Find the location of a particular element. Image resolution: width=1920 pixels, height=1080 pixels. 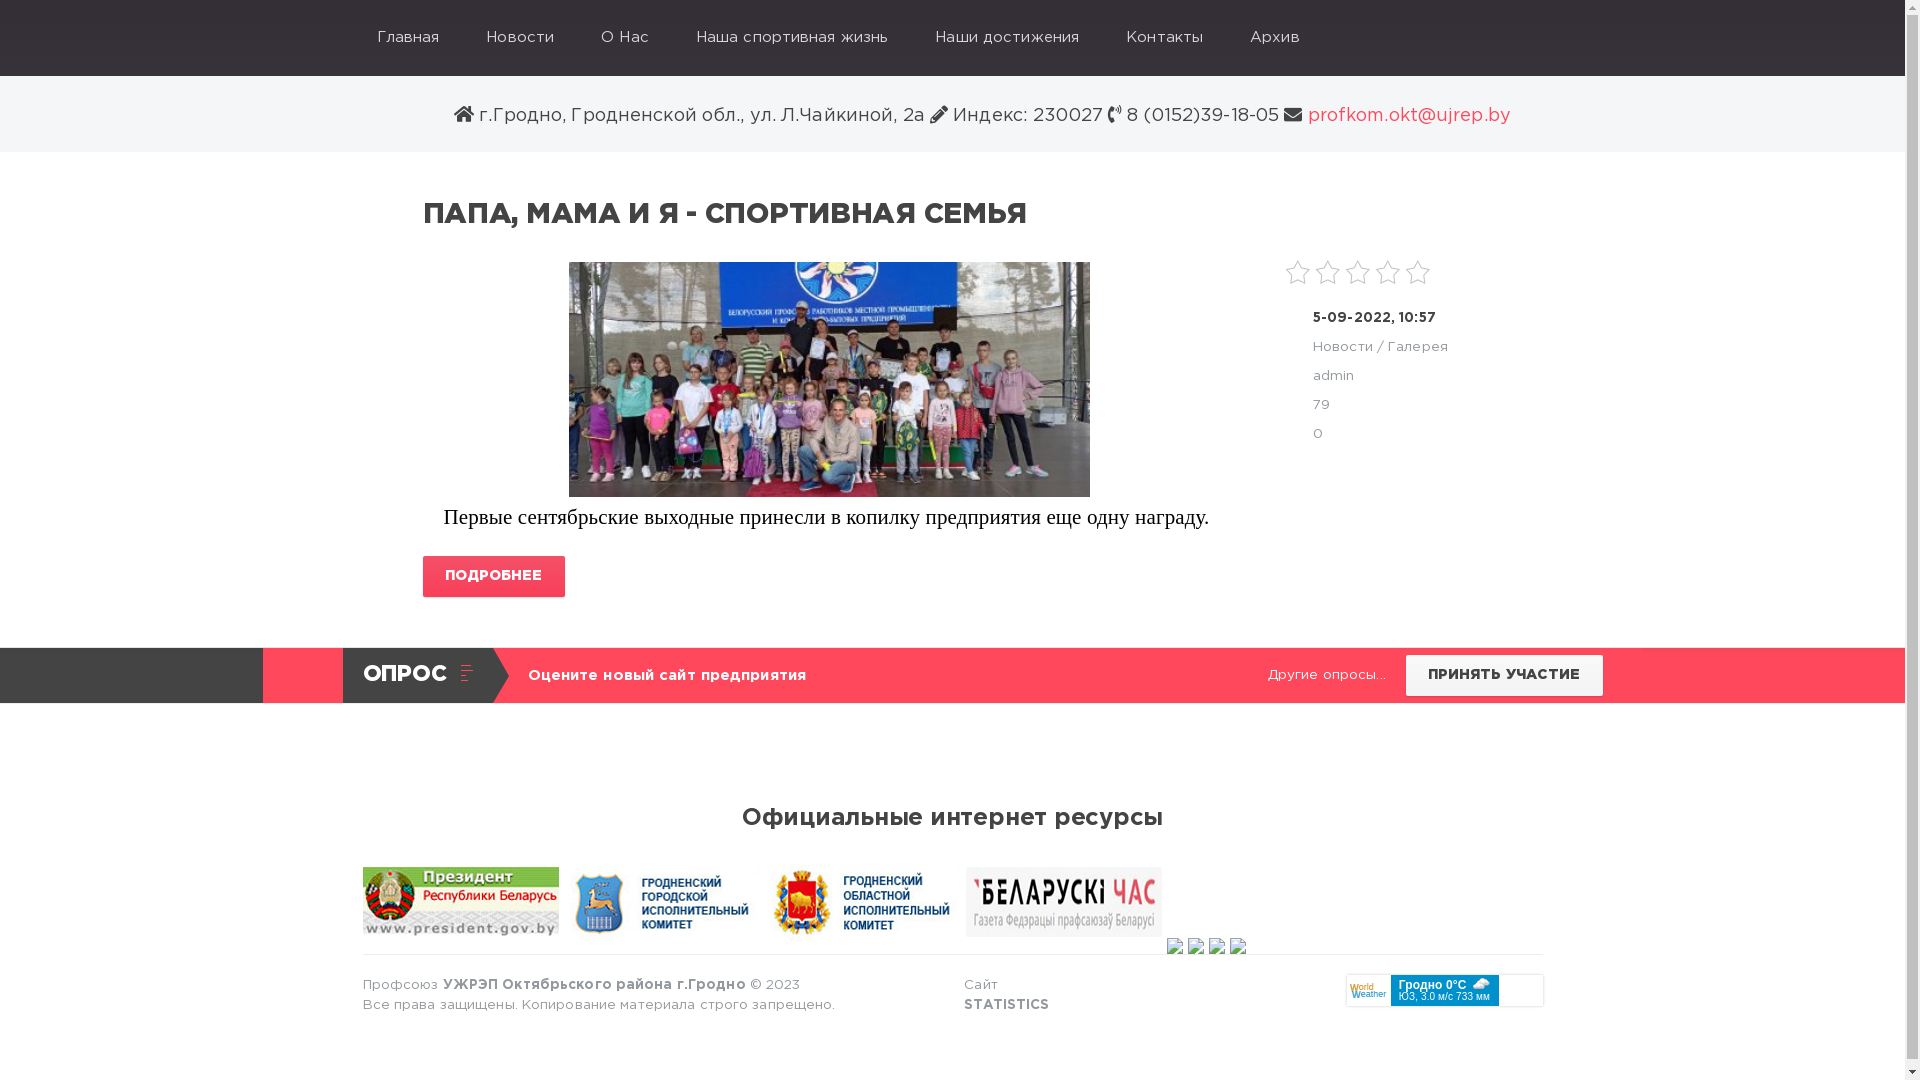

'0' is located at coordinates (1313, 433).